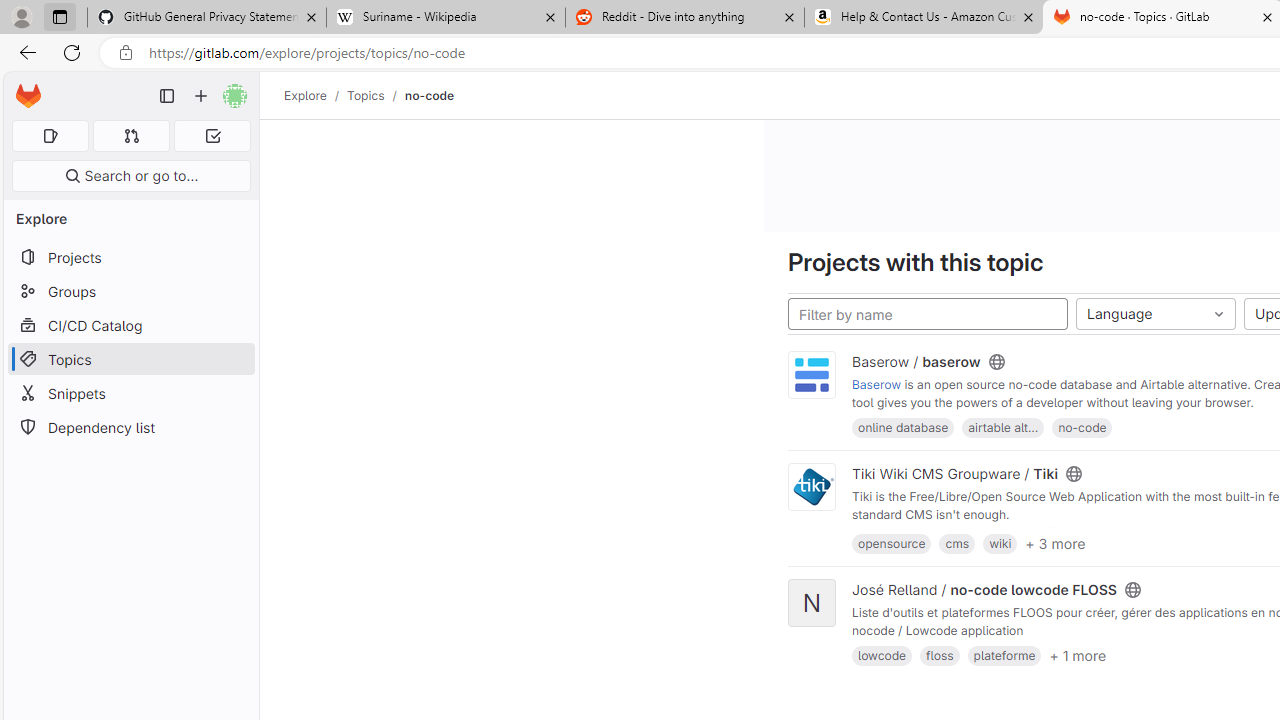 This screenshot has width=1280, height=720. Describe the element at coordinates (207, 17) in the screenshot. I see `'GitHub General Privacy Statement - GitHub Docs'` at that location.